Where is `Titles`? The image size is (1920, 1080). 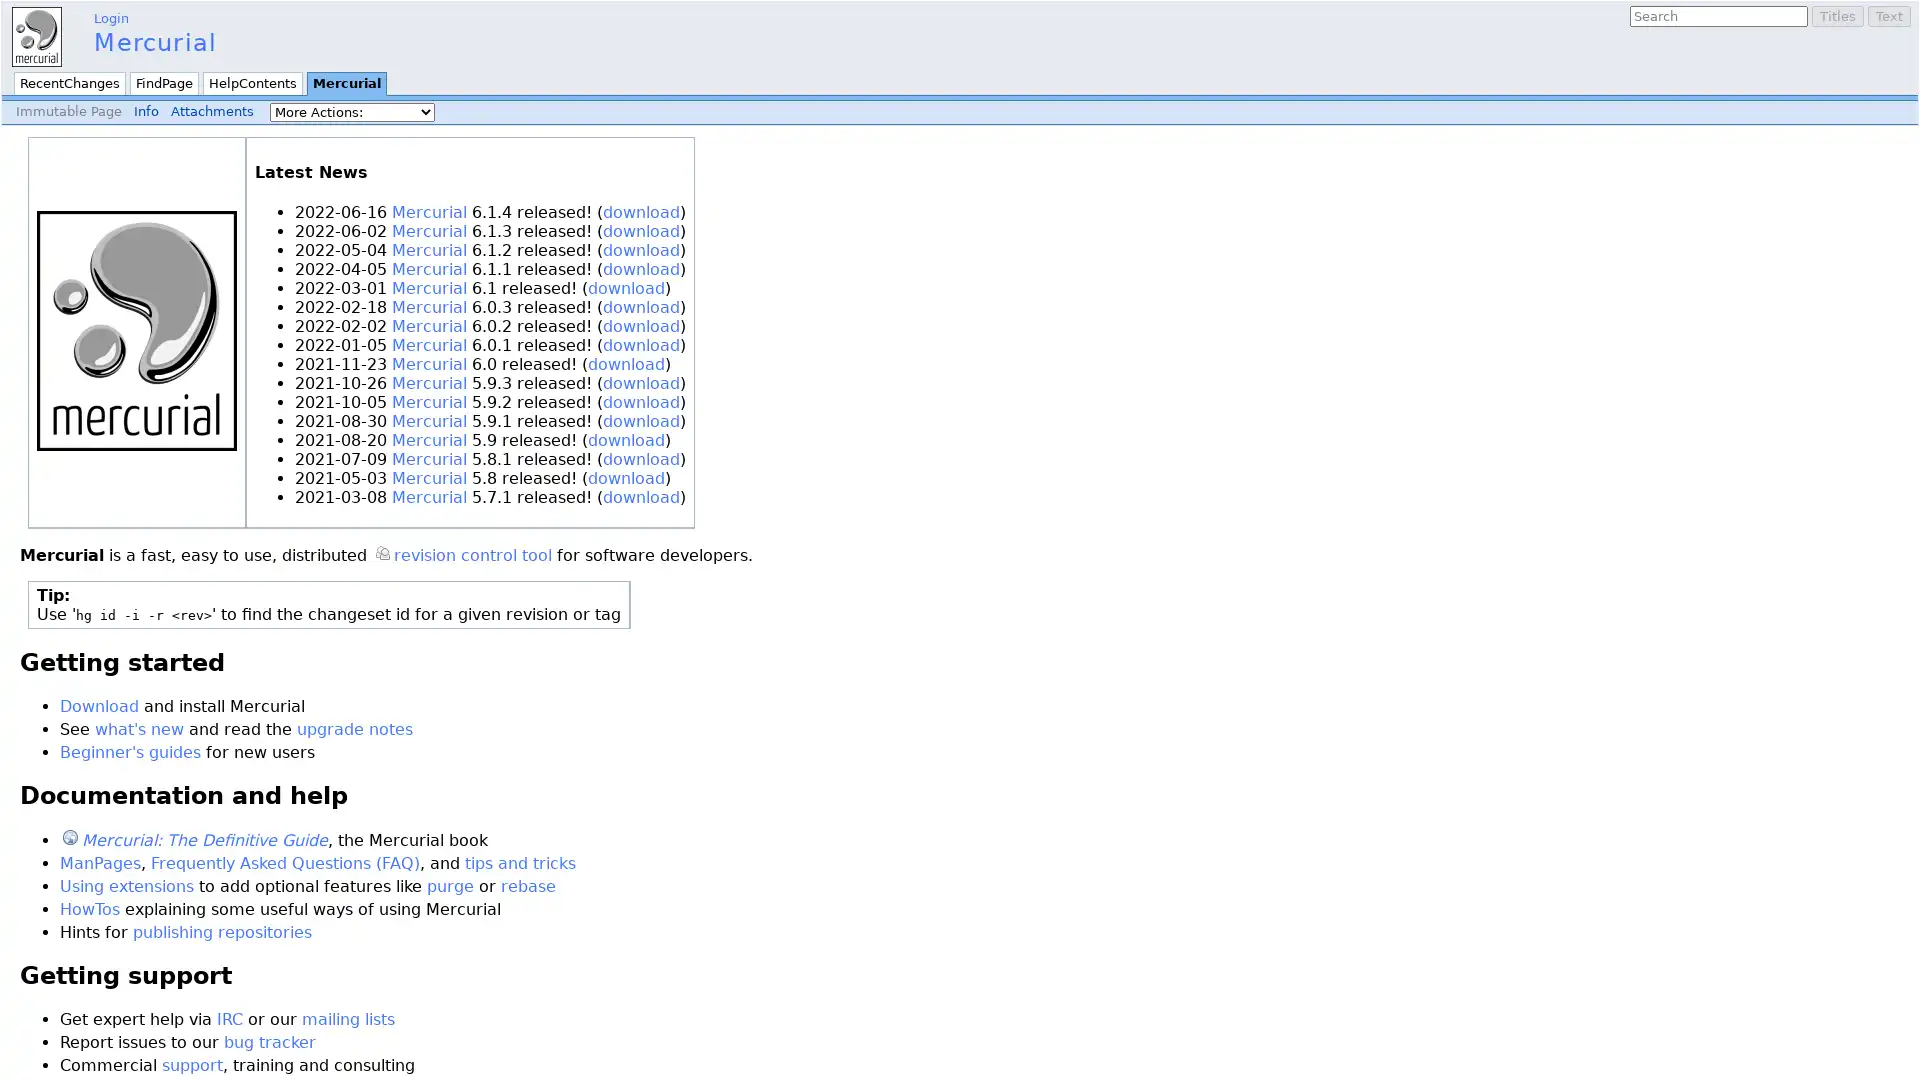 Titles is located at coordinates (1838, 16).